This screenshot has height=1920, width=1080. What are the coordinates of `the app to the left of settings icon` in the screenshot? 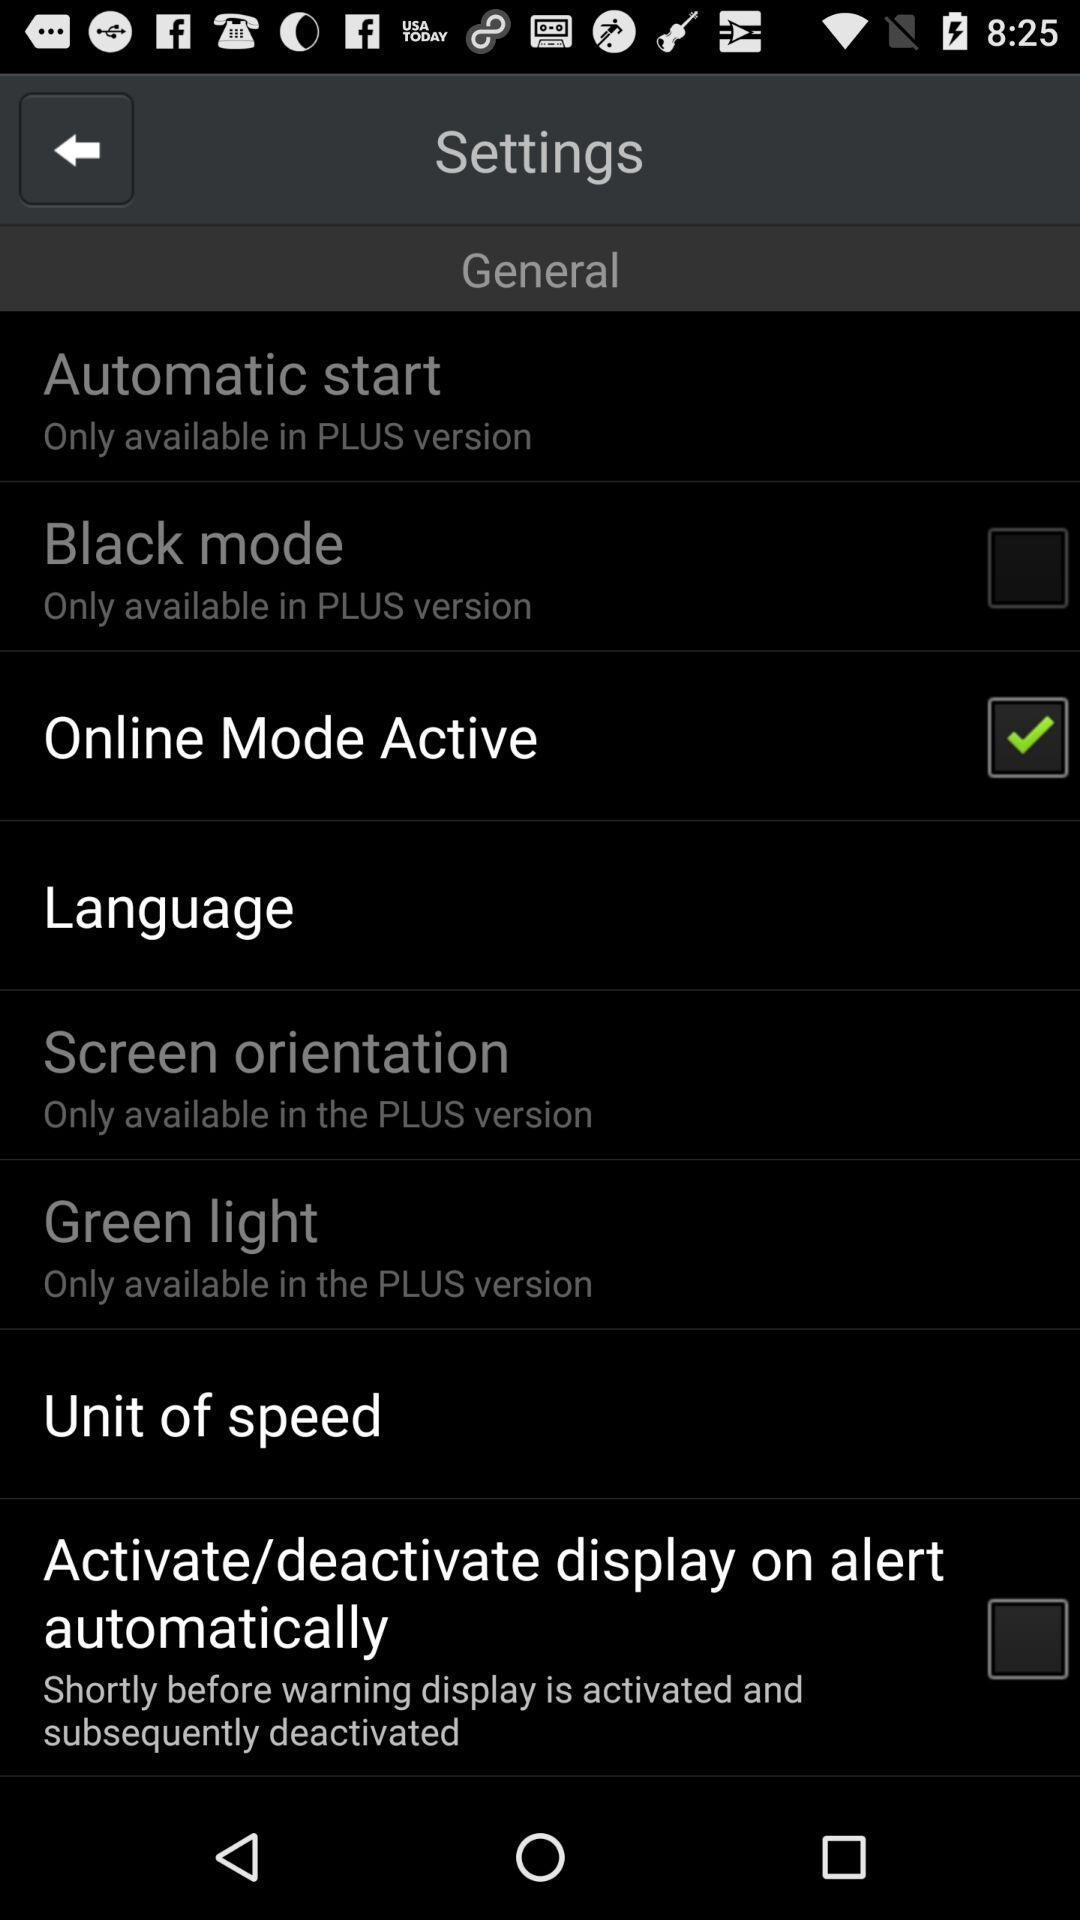 It's located at (75, 148).